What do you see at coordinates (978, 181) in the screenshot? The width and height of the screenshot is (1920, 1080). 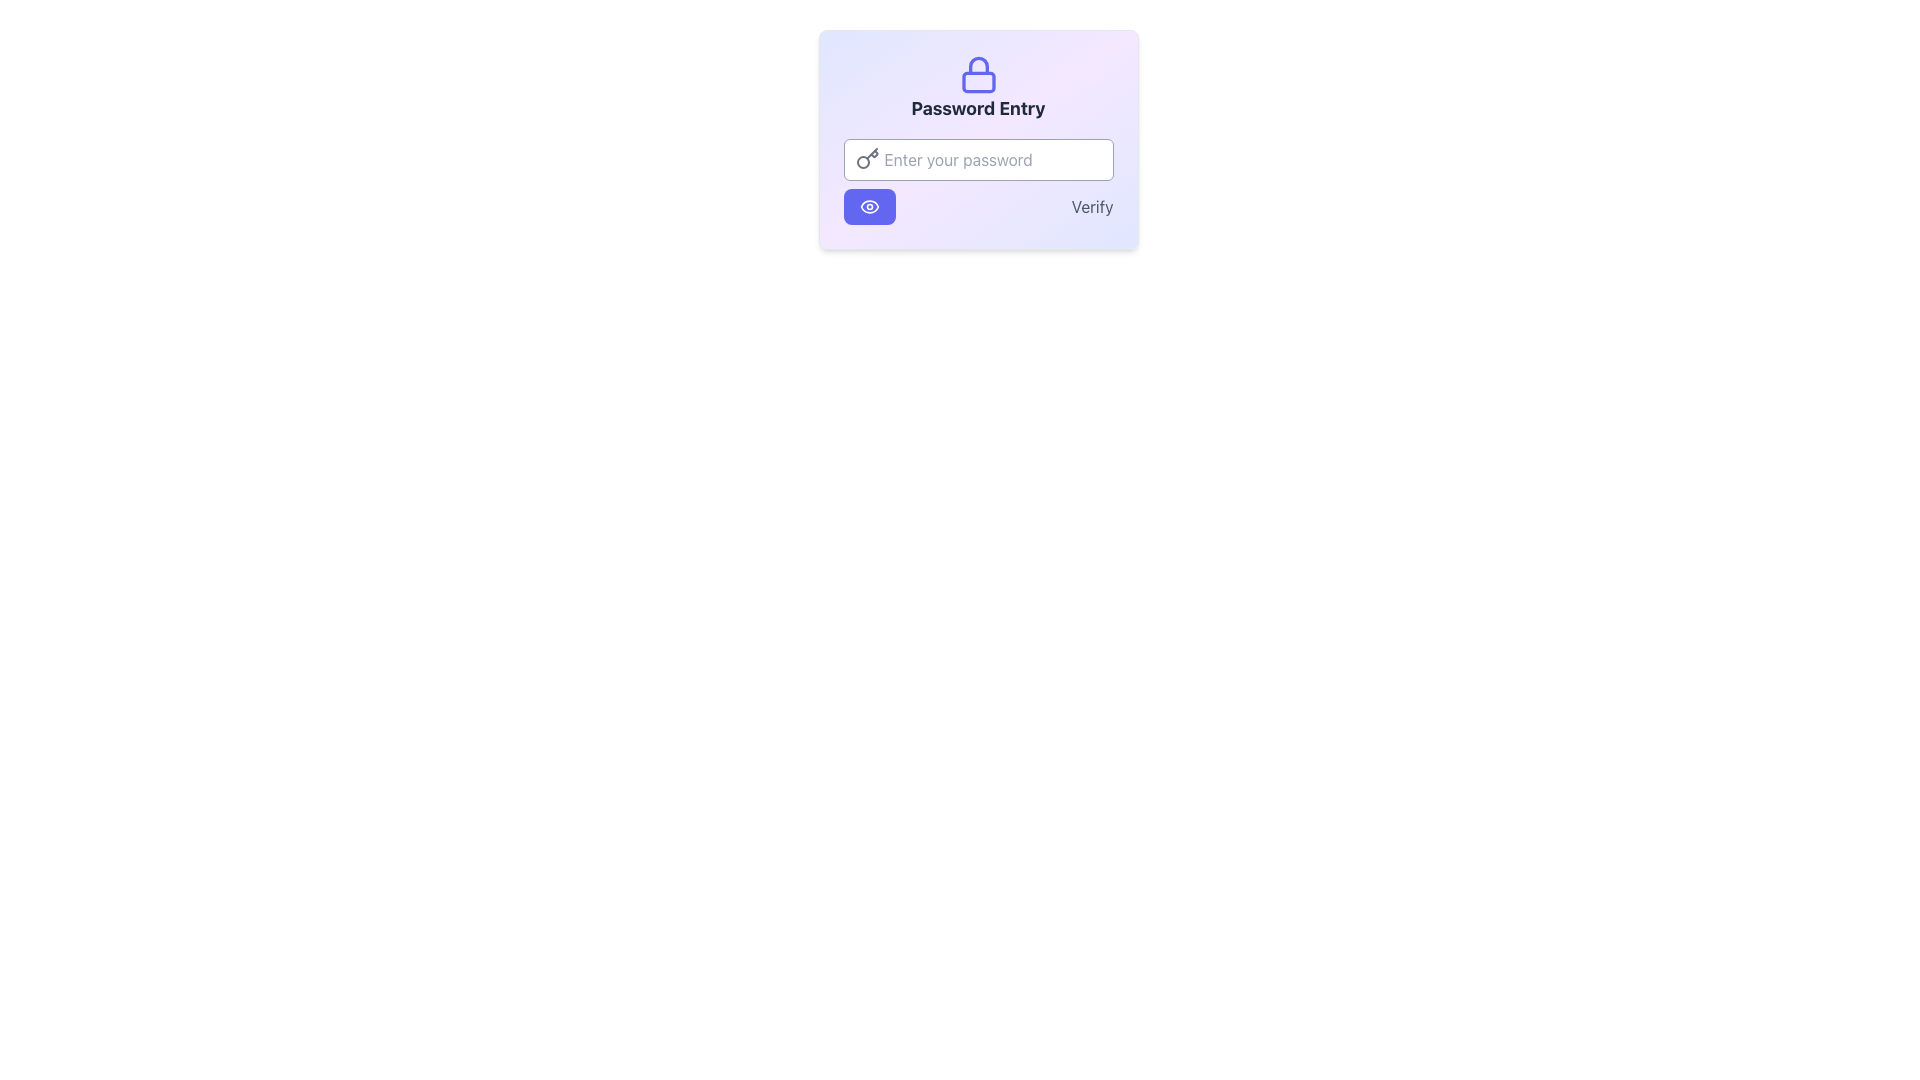 I see `the password entry Text Input Box to focus on it` at bounding box center [978, 181].